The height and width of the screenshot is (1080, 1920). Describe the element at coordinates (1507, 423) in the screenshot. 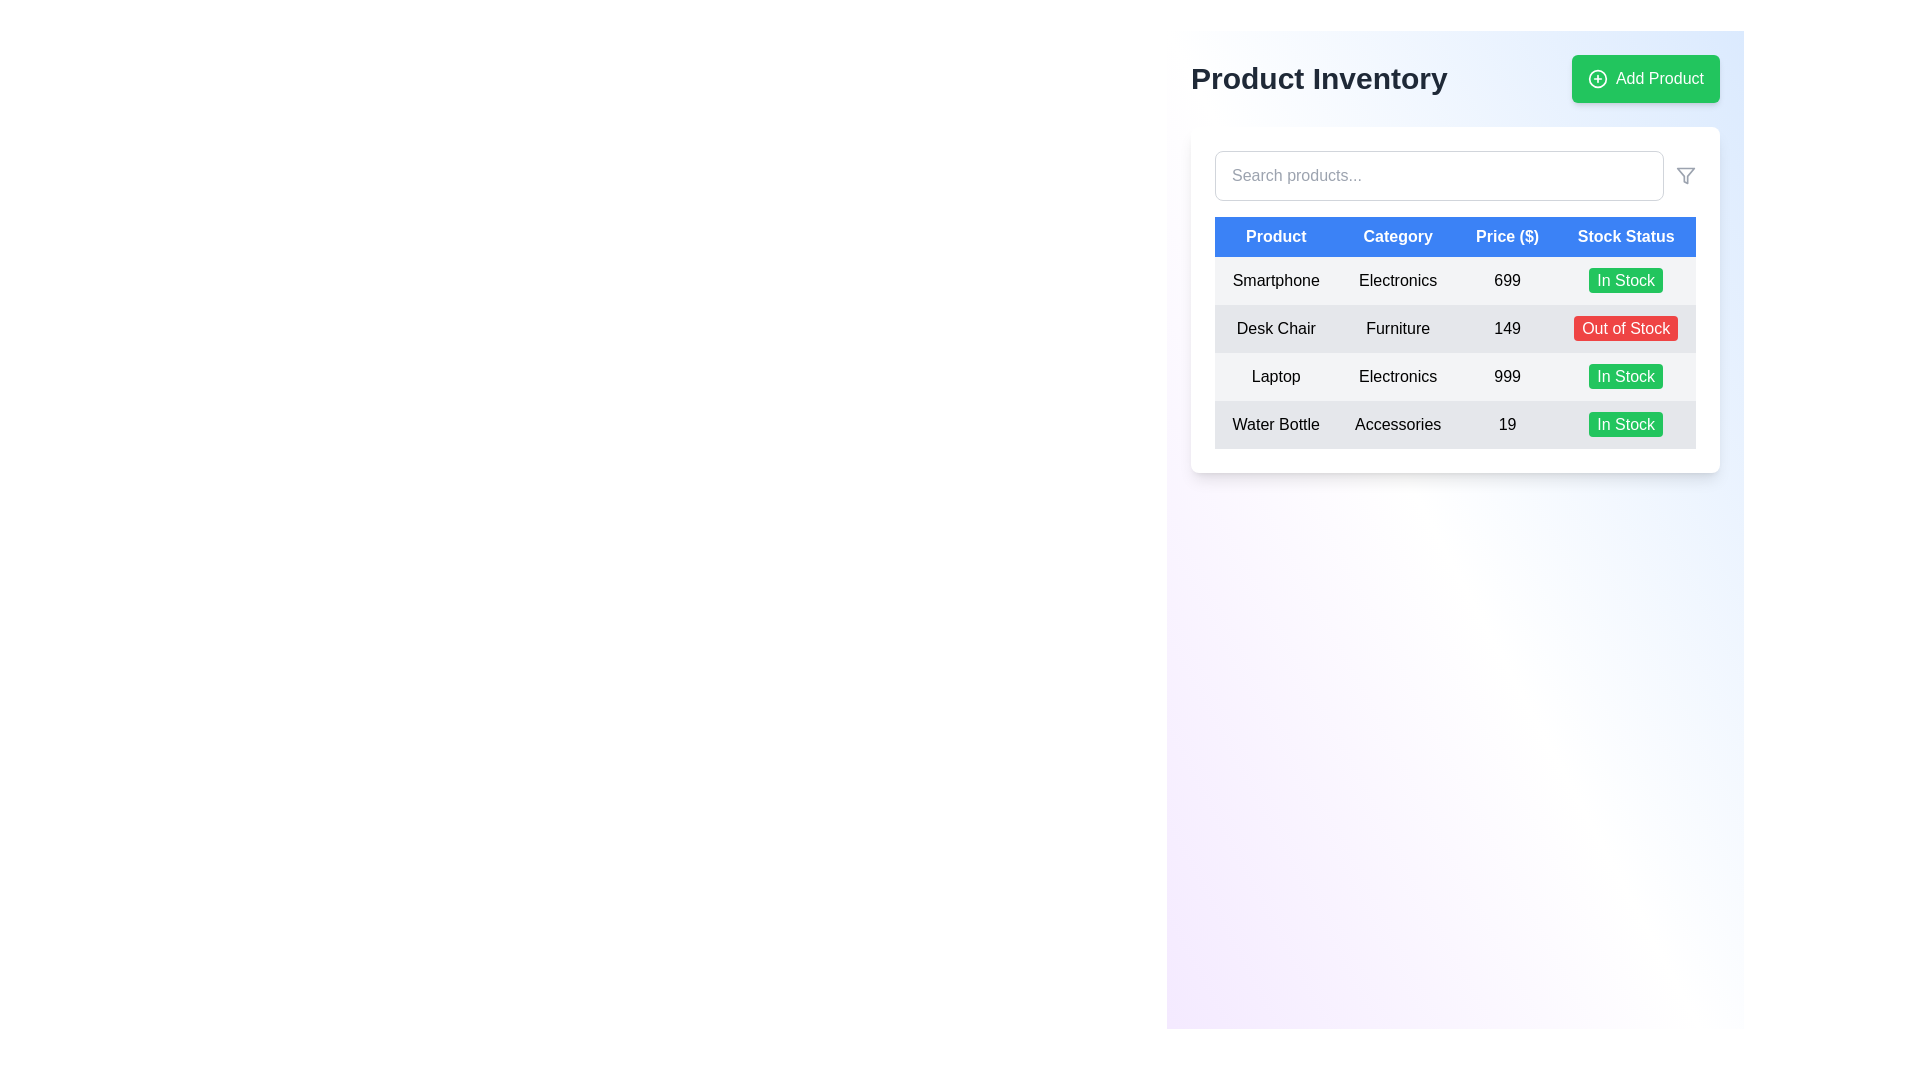

I see `the text displaying the number '19' in the 'Price ($)' column of the table row for 'Water Bottle', which is center-aligned and adjacent to the 'Accessories' text and the 'In Stock' status` at that location.